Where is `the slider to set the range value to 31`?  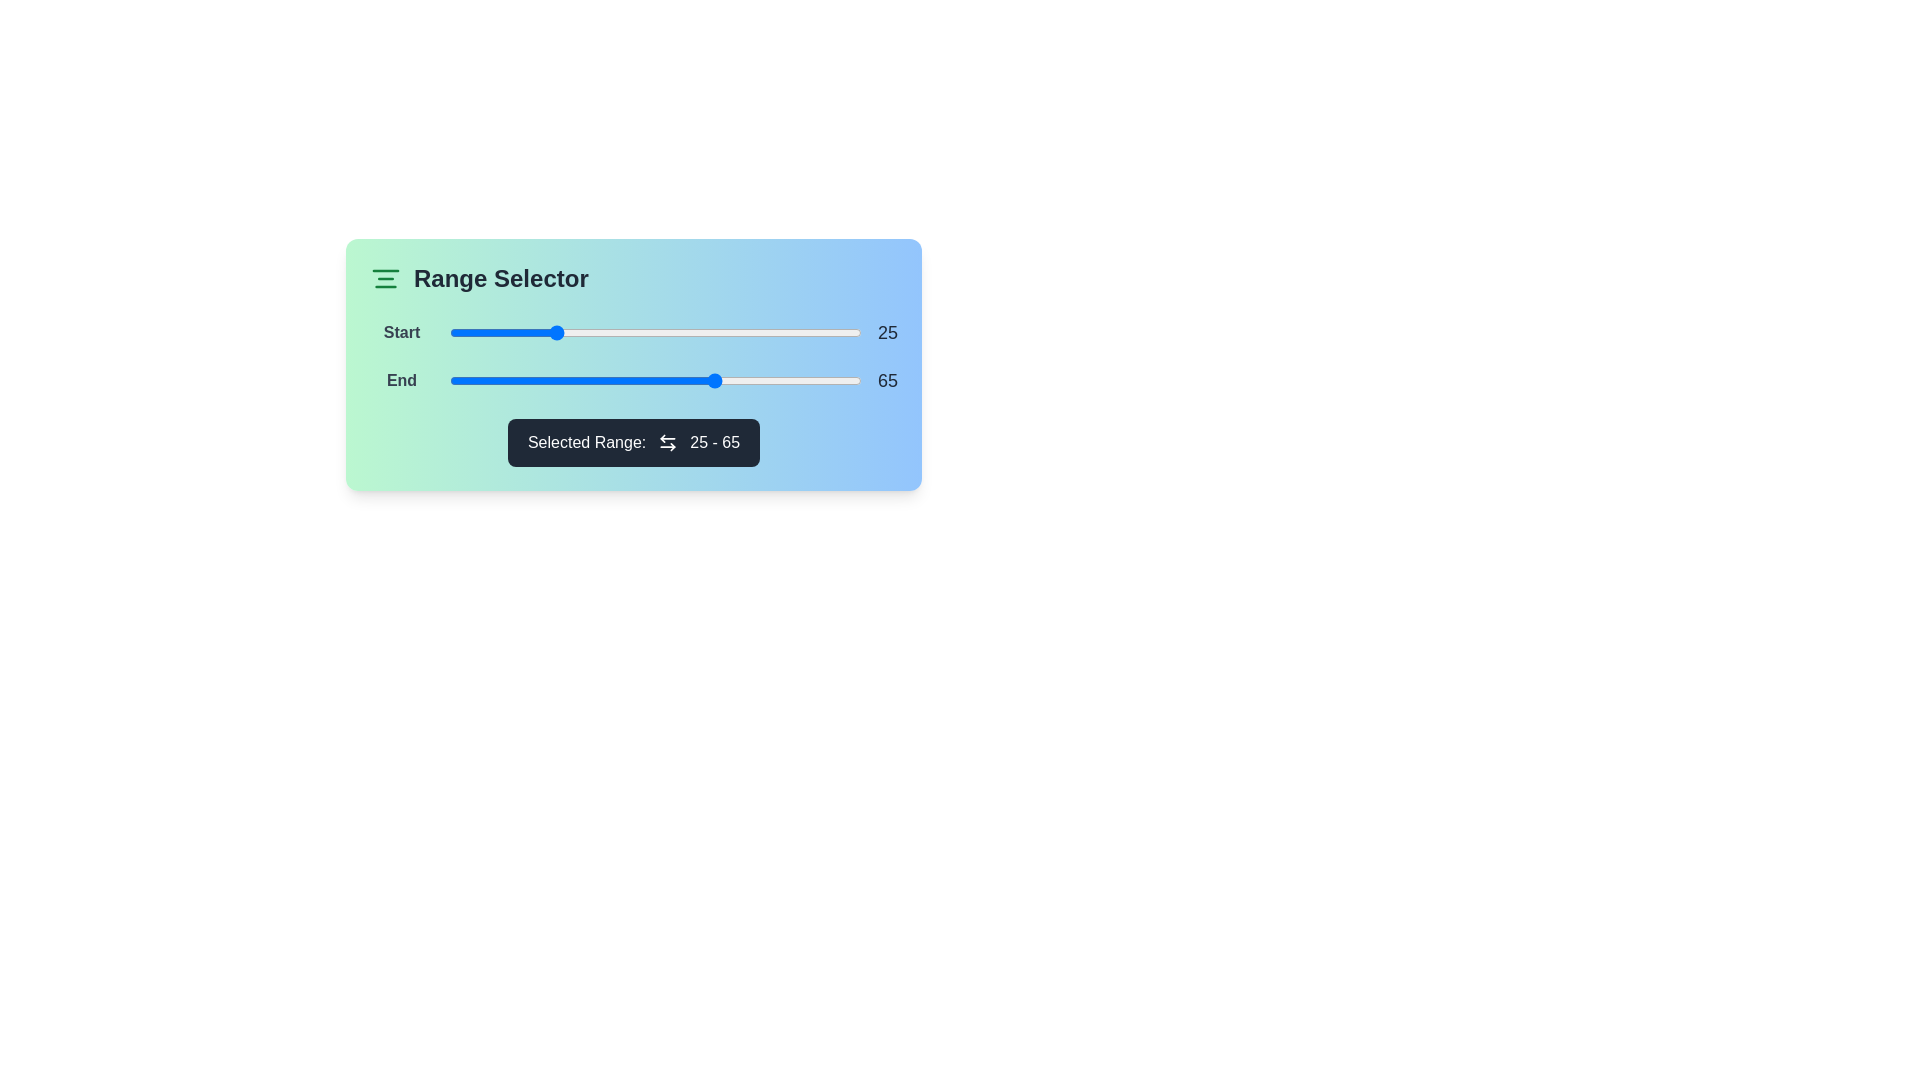 the slider to set the range value to 31 is located at coordinates (576, 331).